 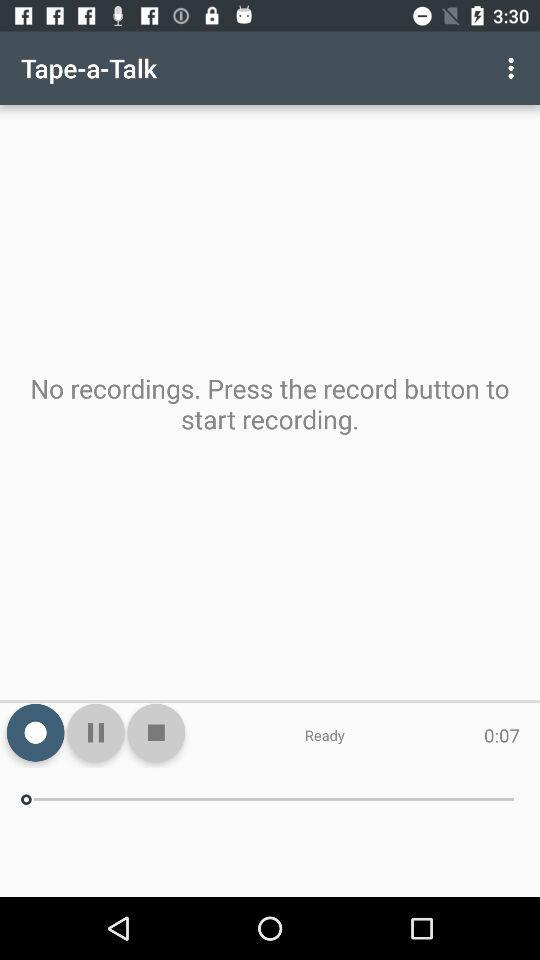 I want to click on item to the right of tape-a-talk icon, so click(x=513, y=68).